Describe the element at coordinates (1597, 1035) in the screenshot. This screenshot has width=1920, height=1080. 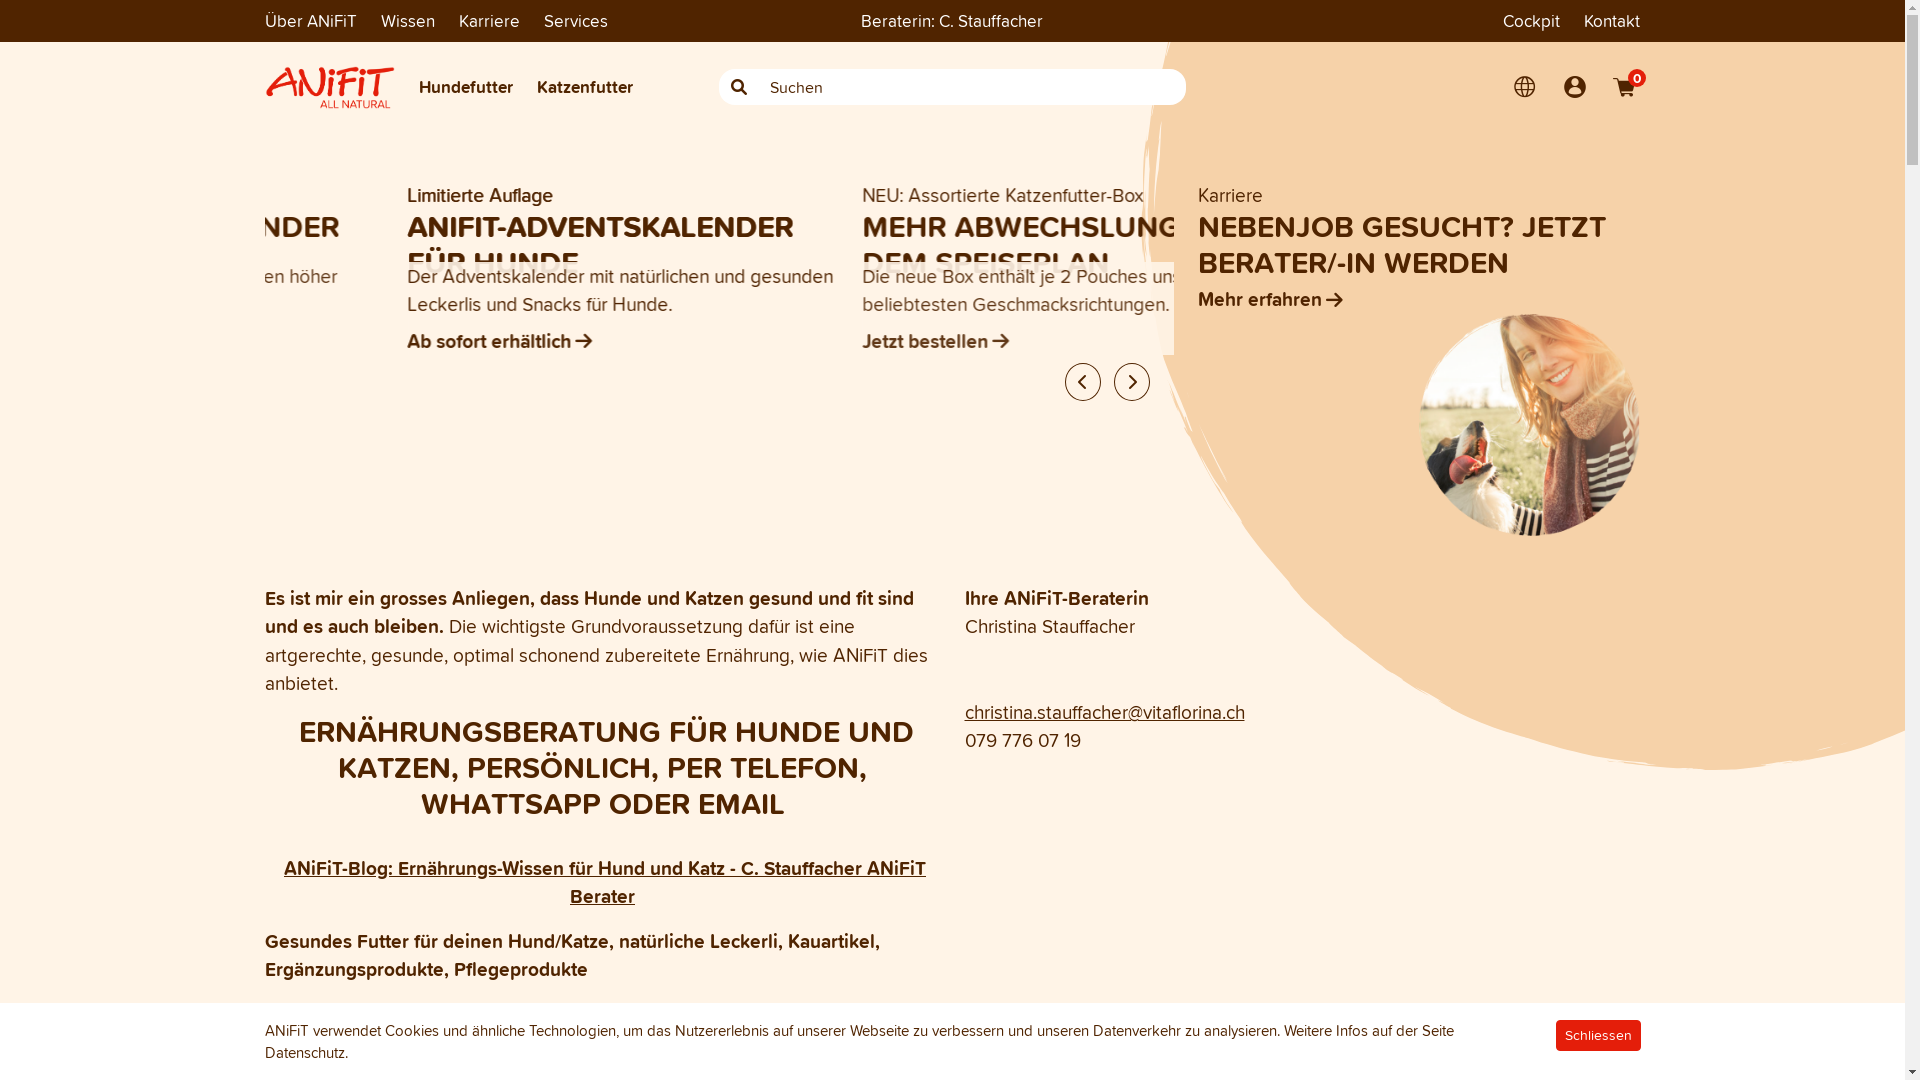
I see `'Schliessen'` at that location.